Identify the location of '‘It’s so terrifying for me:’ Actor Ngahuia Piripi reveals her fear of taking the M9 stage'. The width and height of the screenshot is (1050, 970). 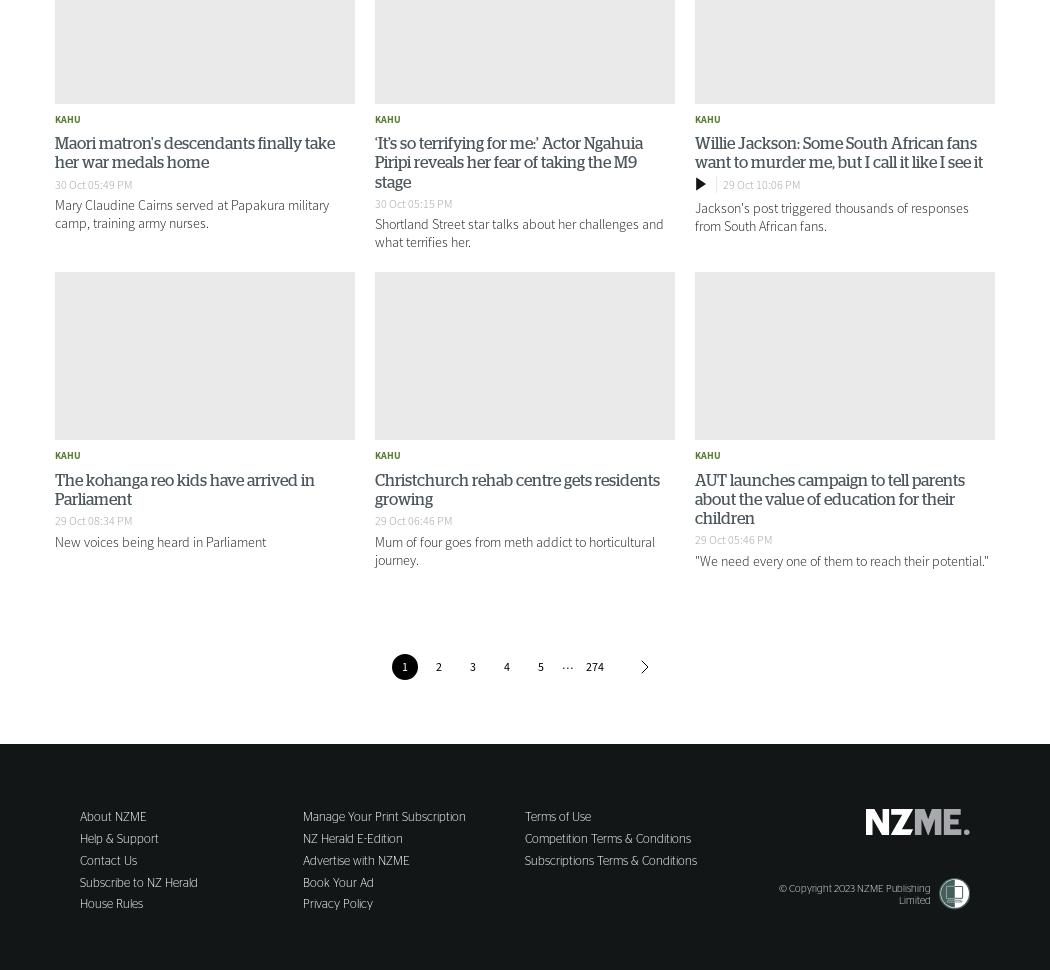
(506, 161).